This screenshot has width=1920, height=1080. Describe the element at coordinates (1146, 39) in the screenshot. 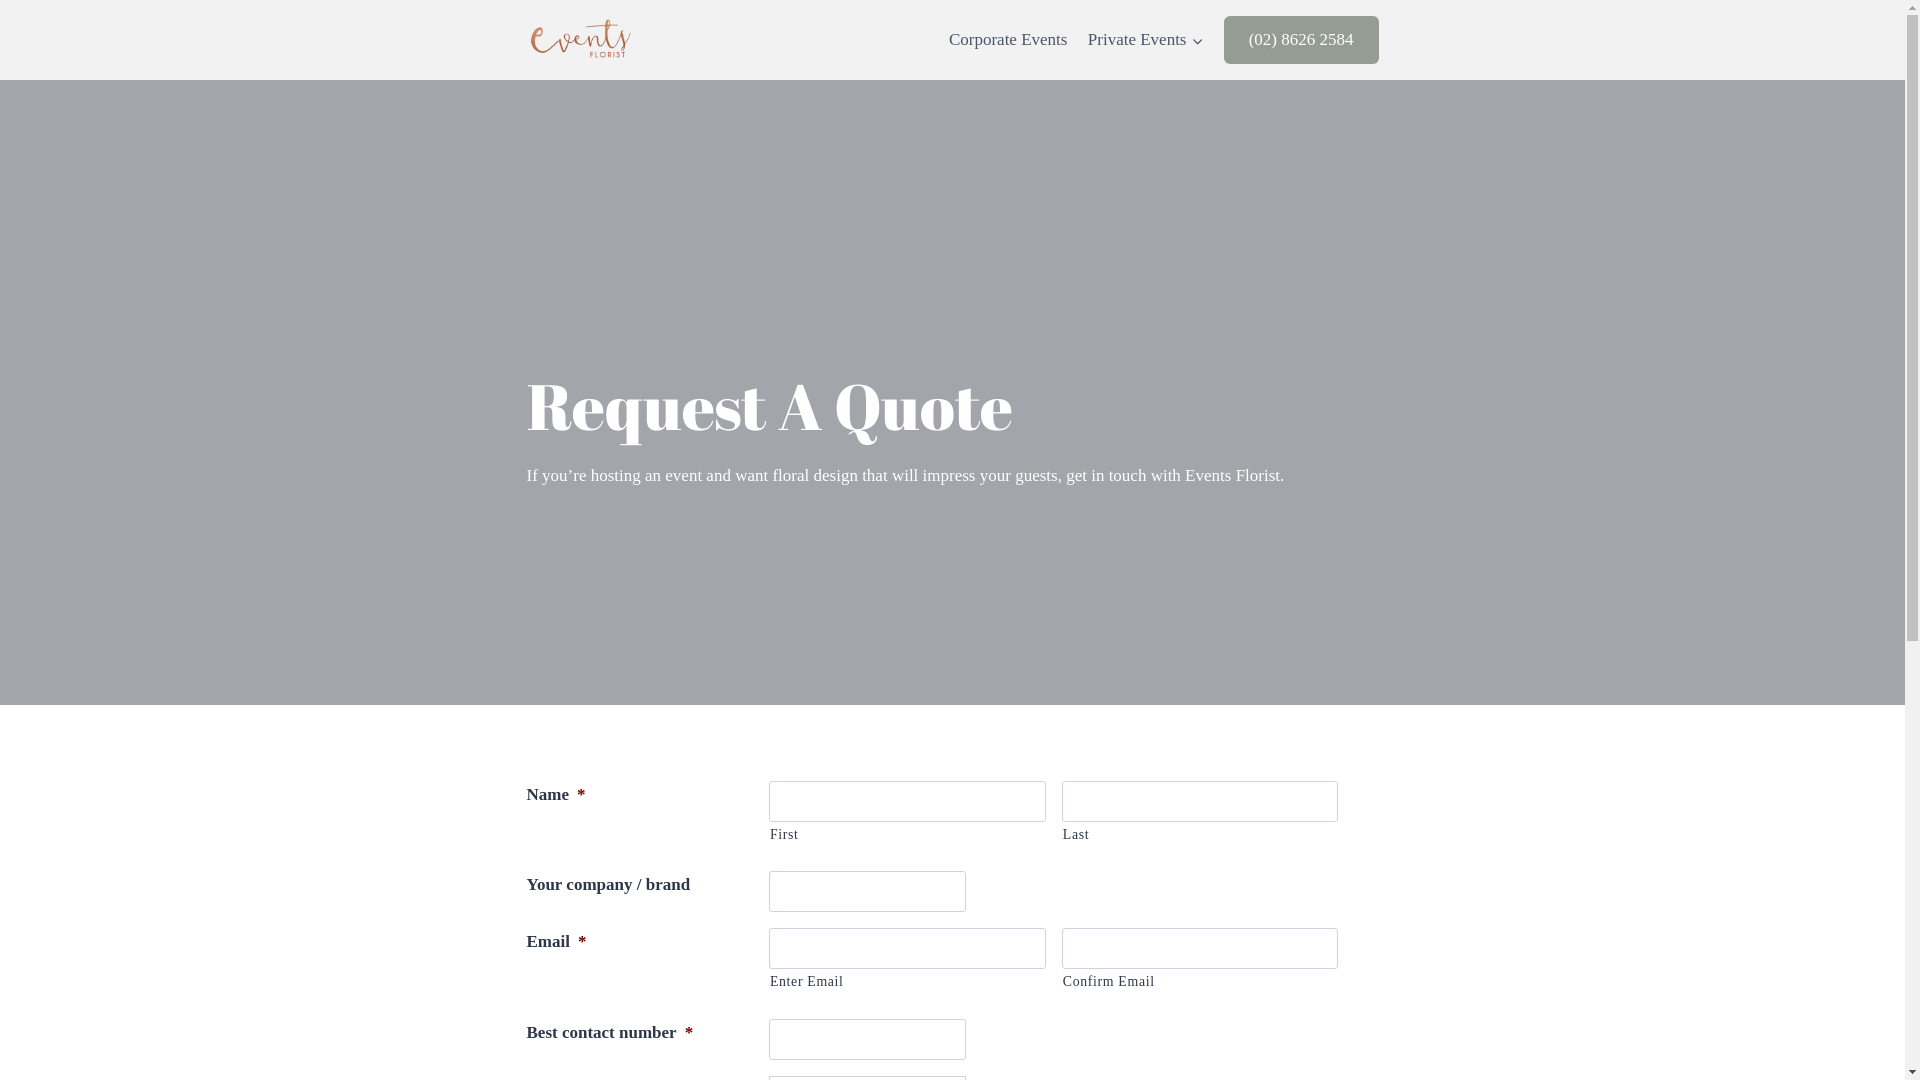

I see `'Private Events'` at that location.